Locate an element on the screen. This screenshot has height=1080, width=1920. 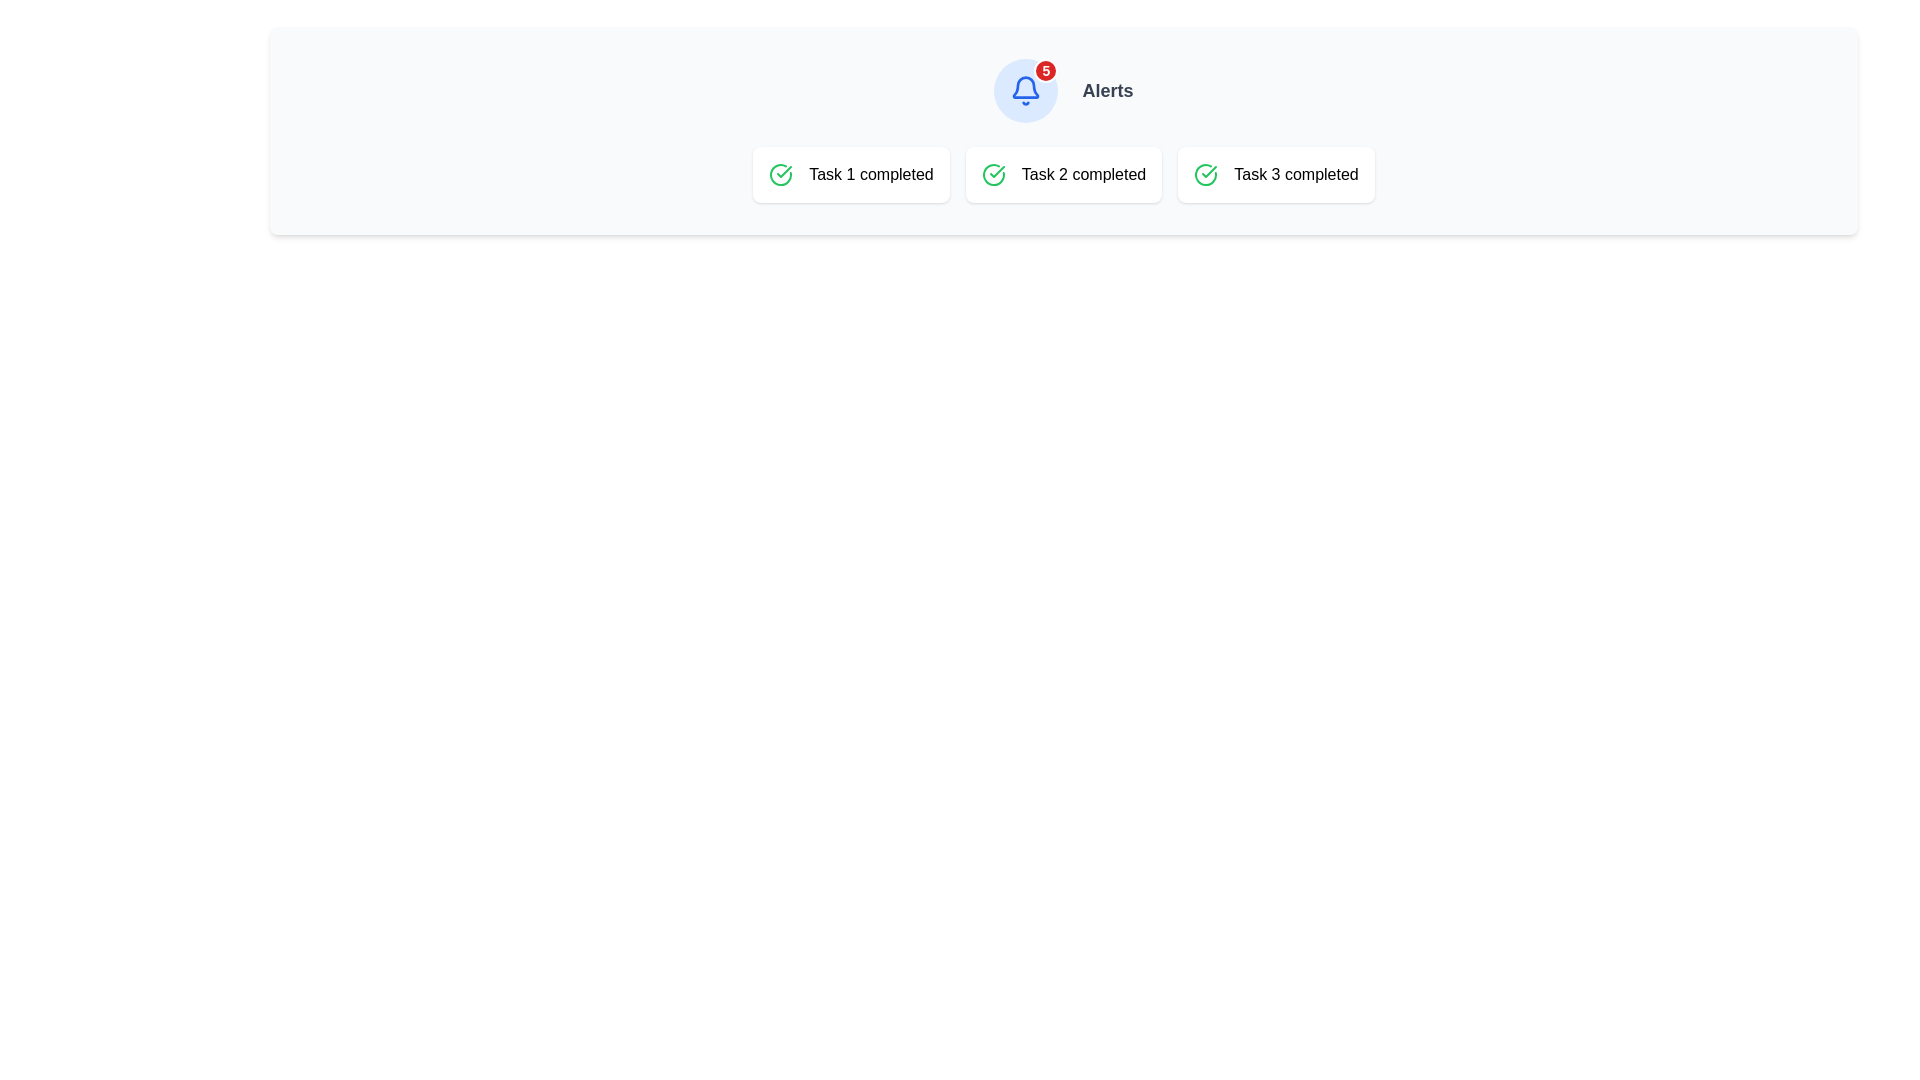
the circular green checkmark icon indicating confirmation, located at the leftmost position of the card labeled 'Task 3 completed' is located at coordinates (1205, 173).